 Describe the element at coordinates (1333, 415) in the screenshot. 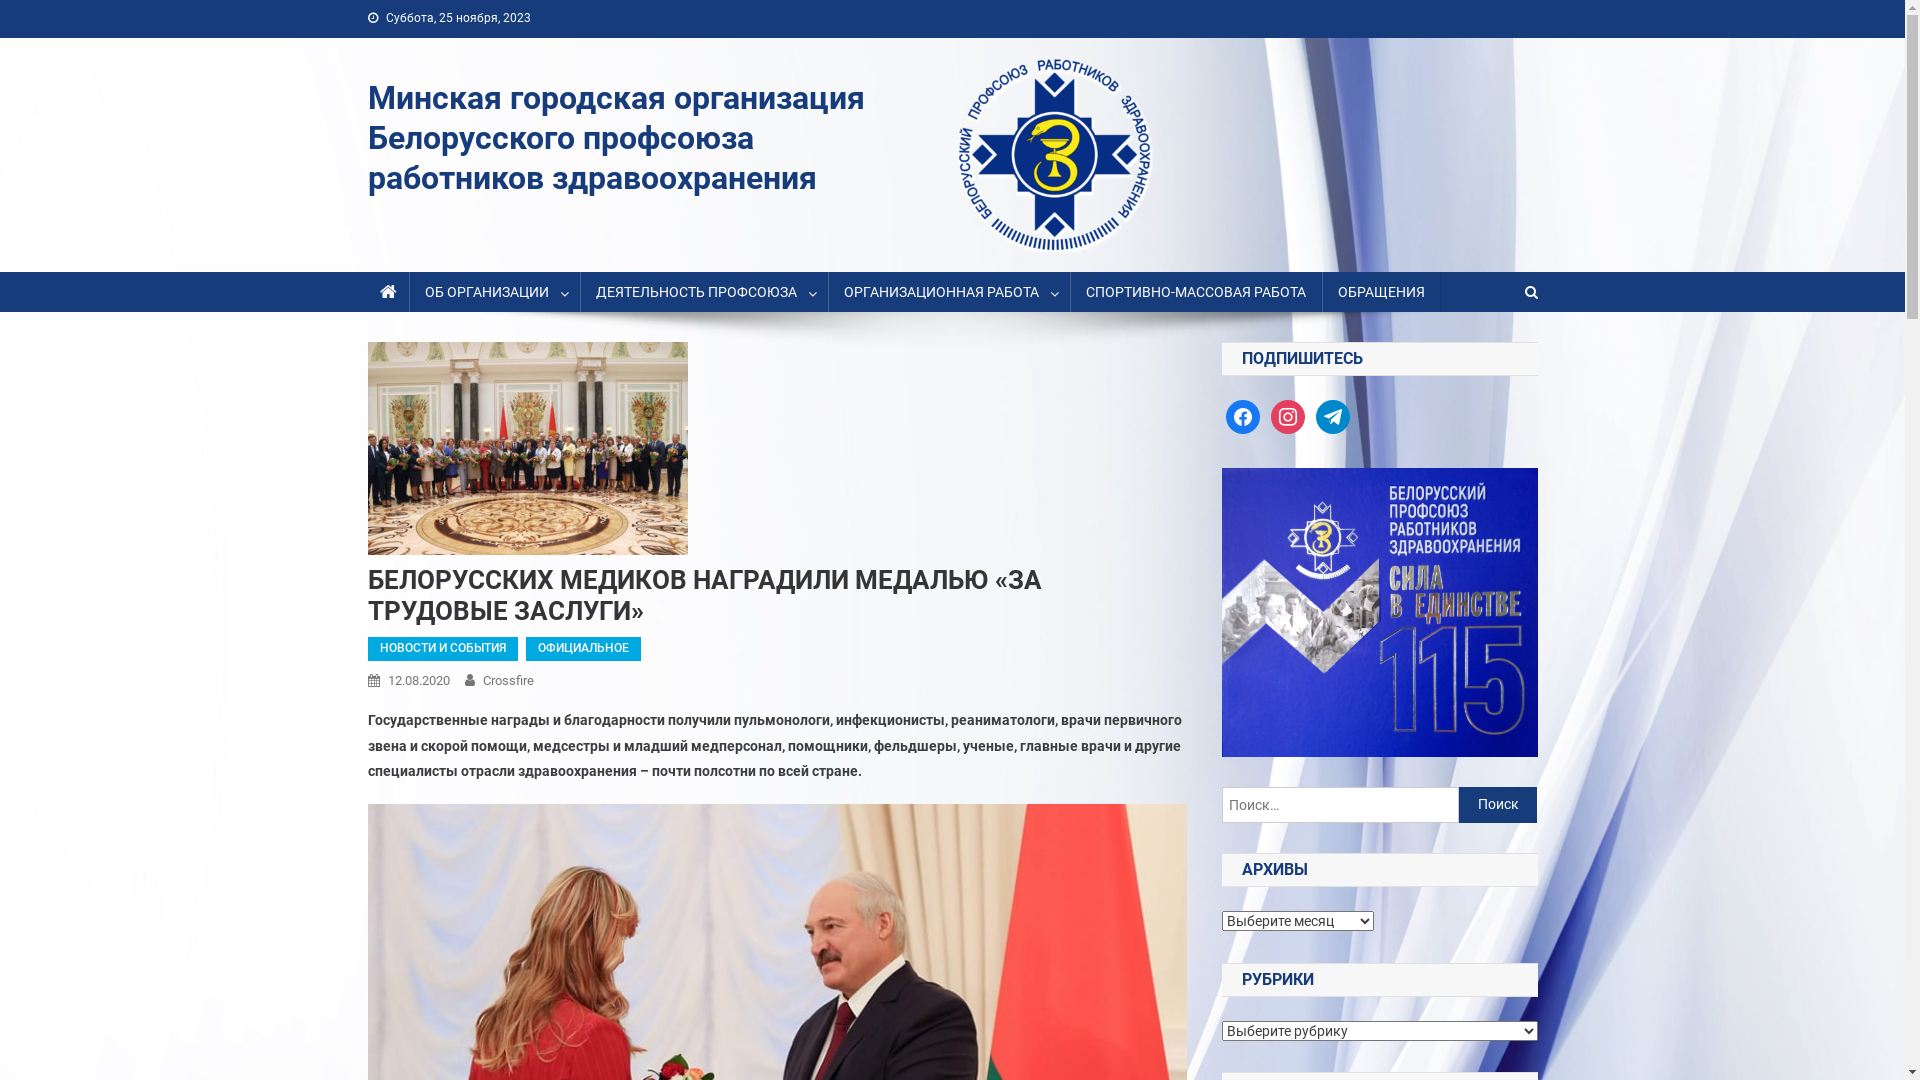

I see `'telegram'` at that location.